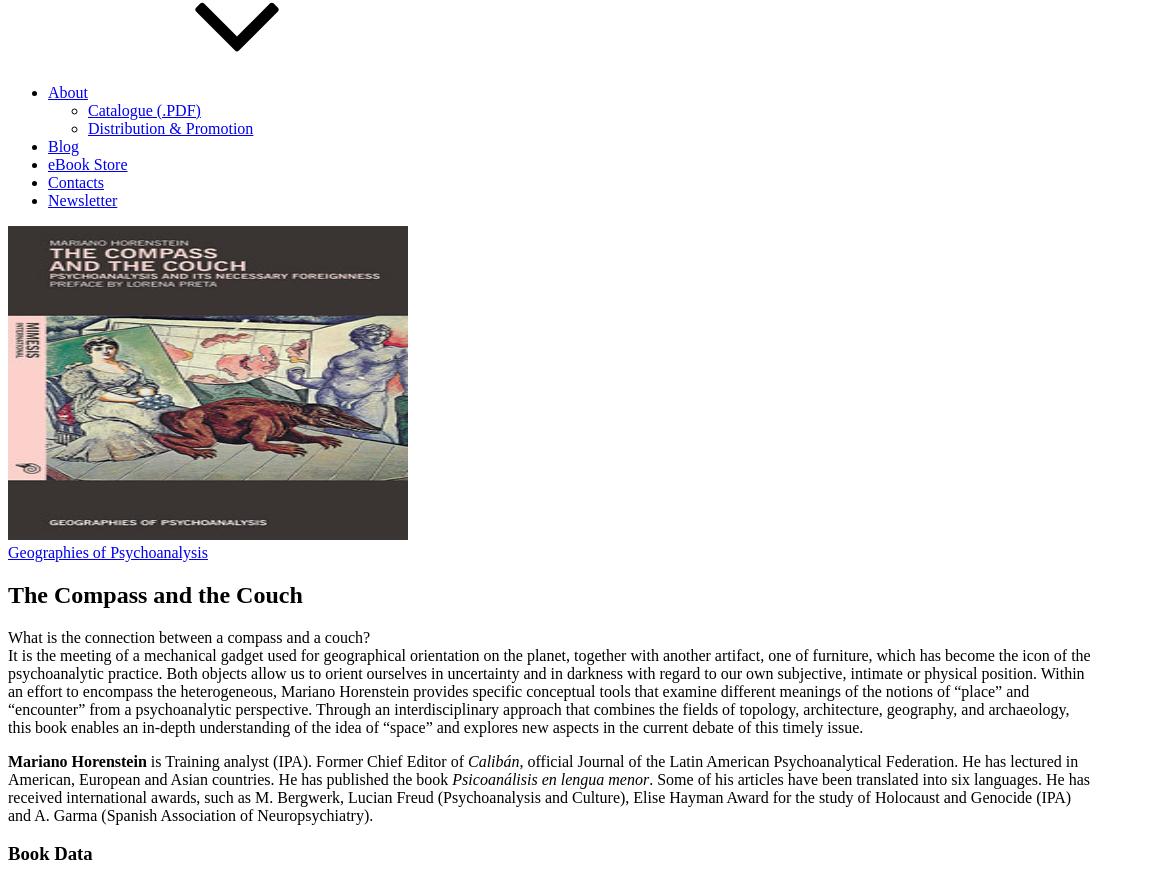 The width and height of the screenshot is (1173, 874). I want to click on 'Calibán', so click(493, 759).